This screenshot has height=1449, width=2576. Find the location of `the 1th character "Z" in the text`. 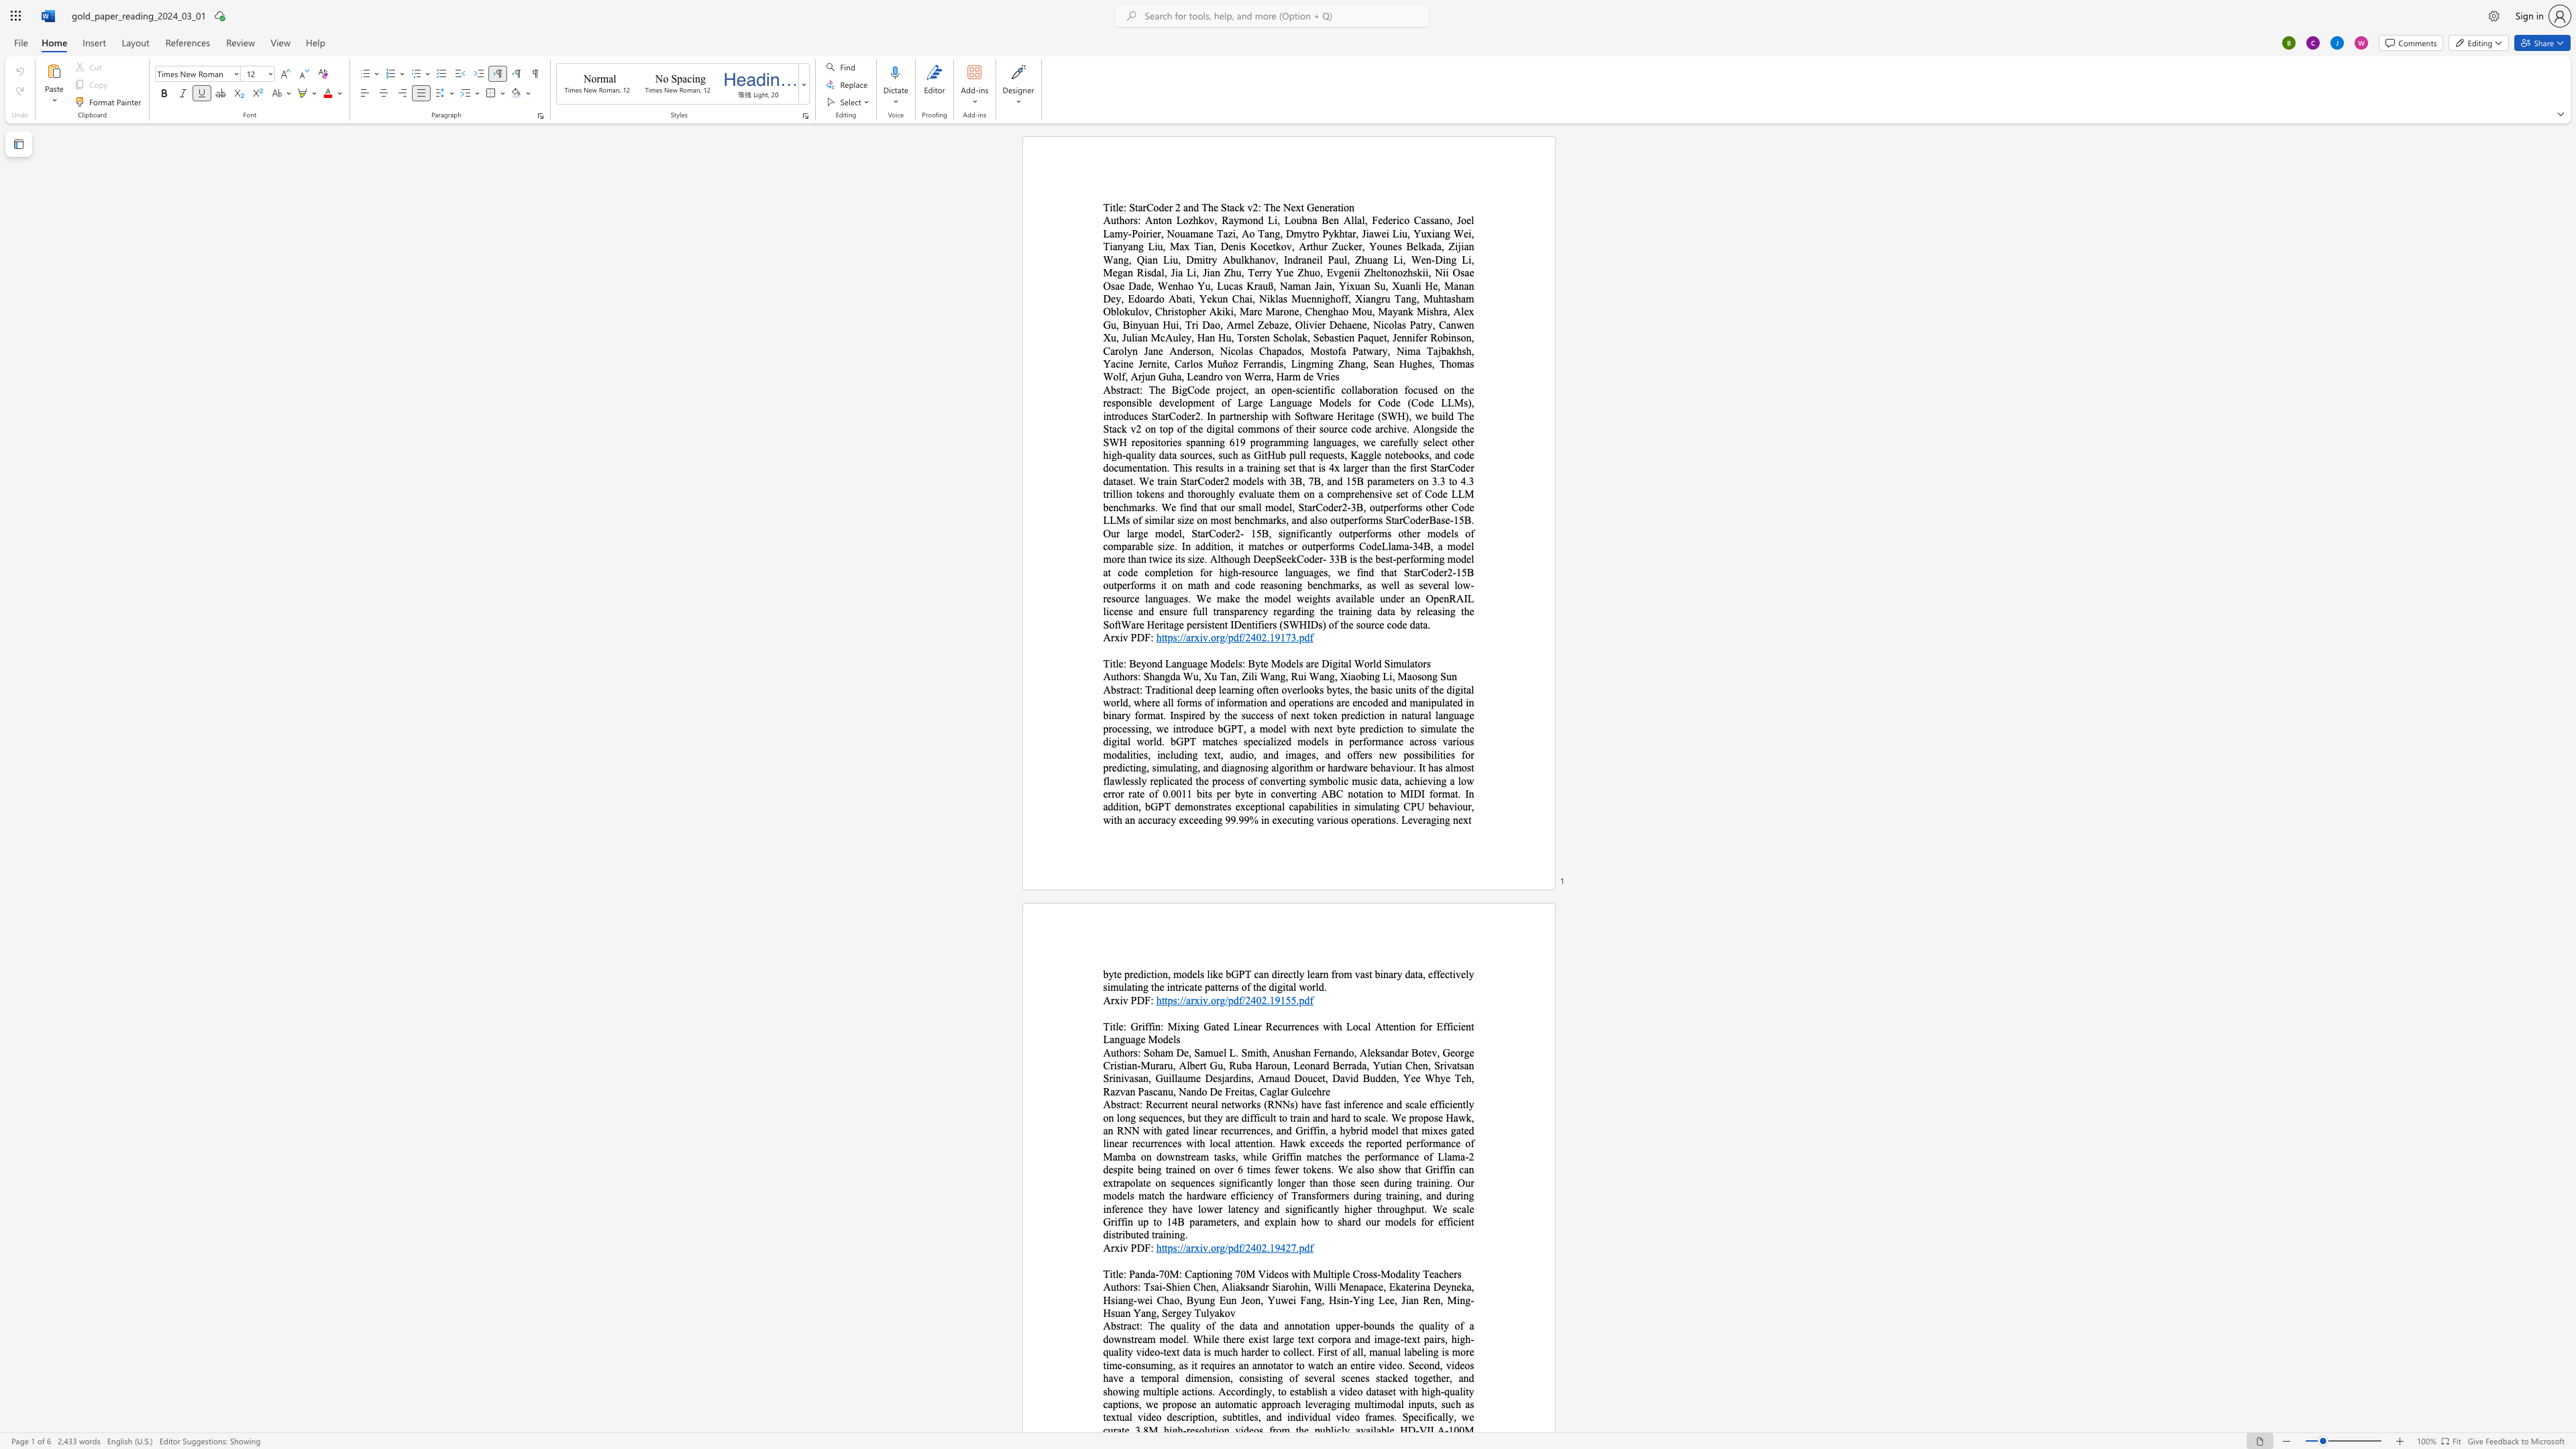

the 1th character "Z" in the text is located at coordinates (1244, 676).